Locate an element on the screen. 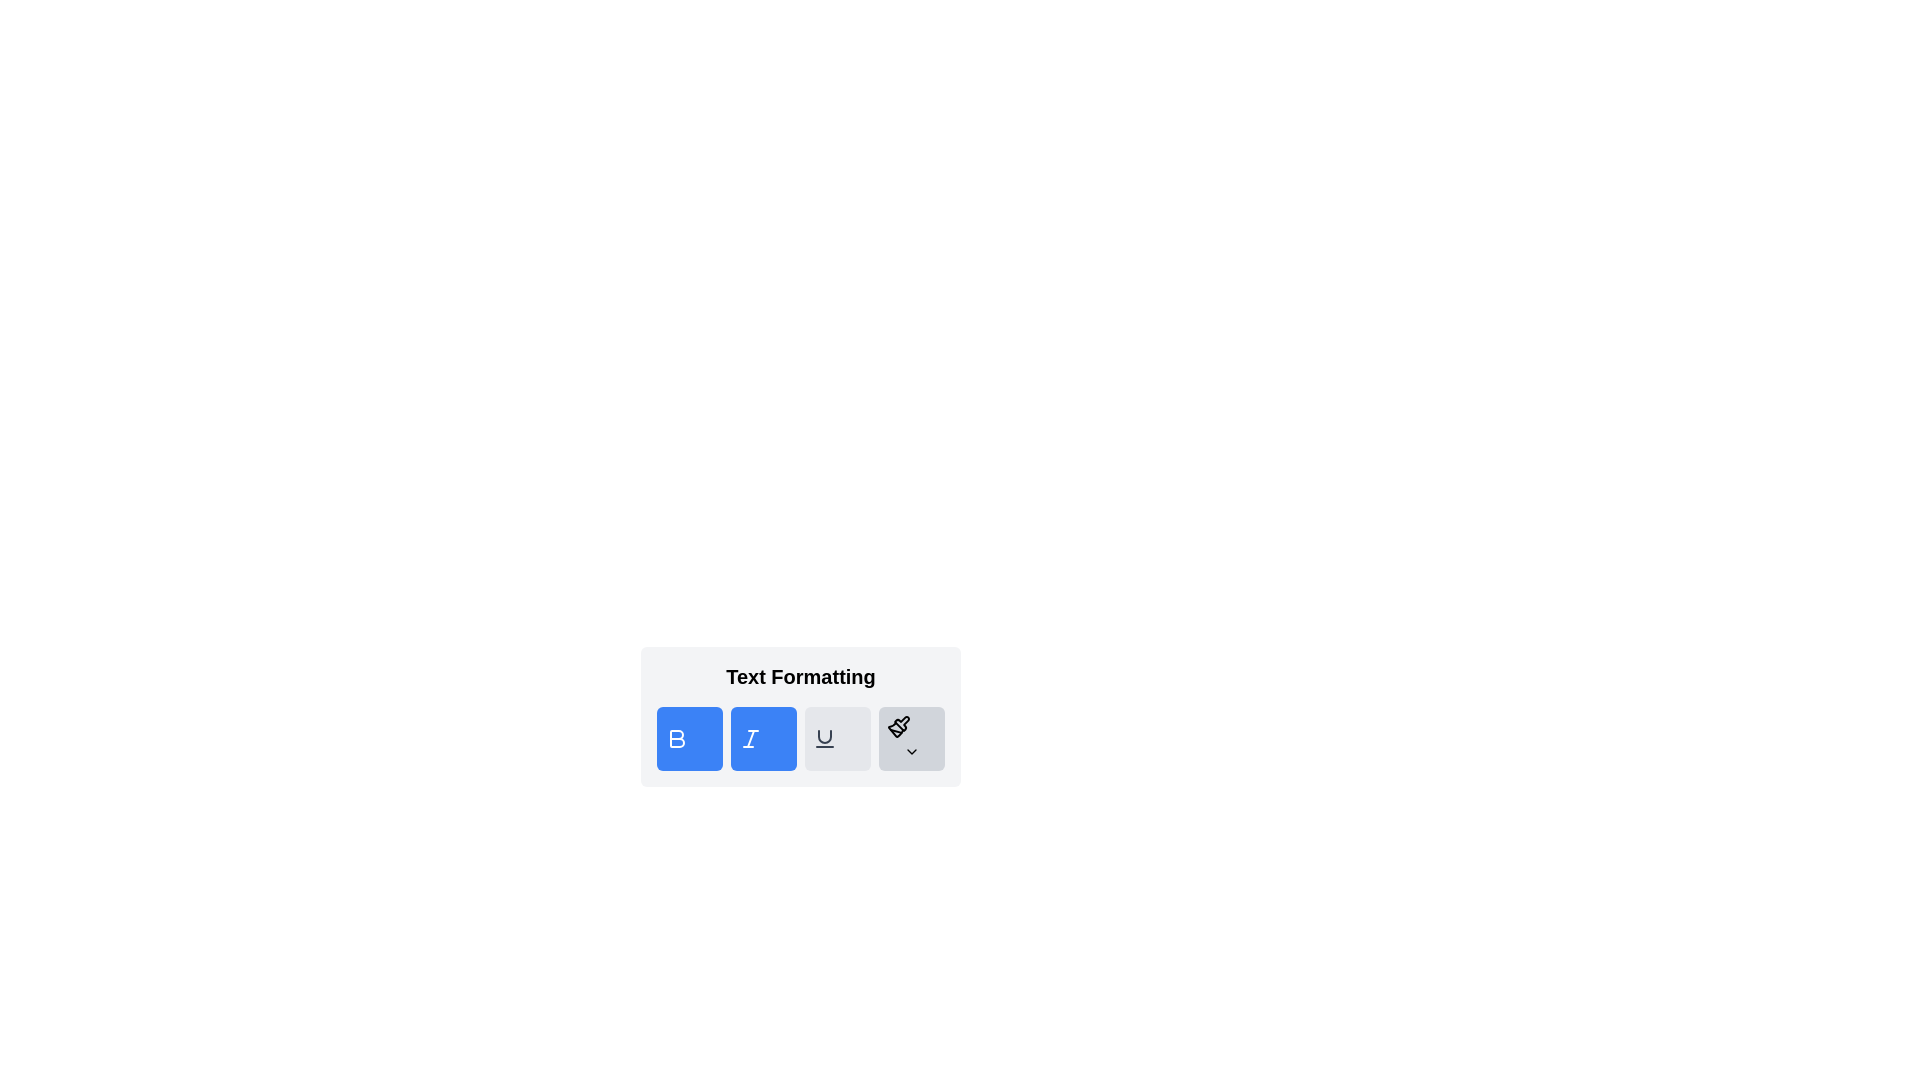 This screenshot has width=1920, height=1080. the italic formatting button, which is the second button in the row of formatting options is located at coordinates (762, 739).